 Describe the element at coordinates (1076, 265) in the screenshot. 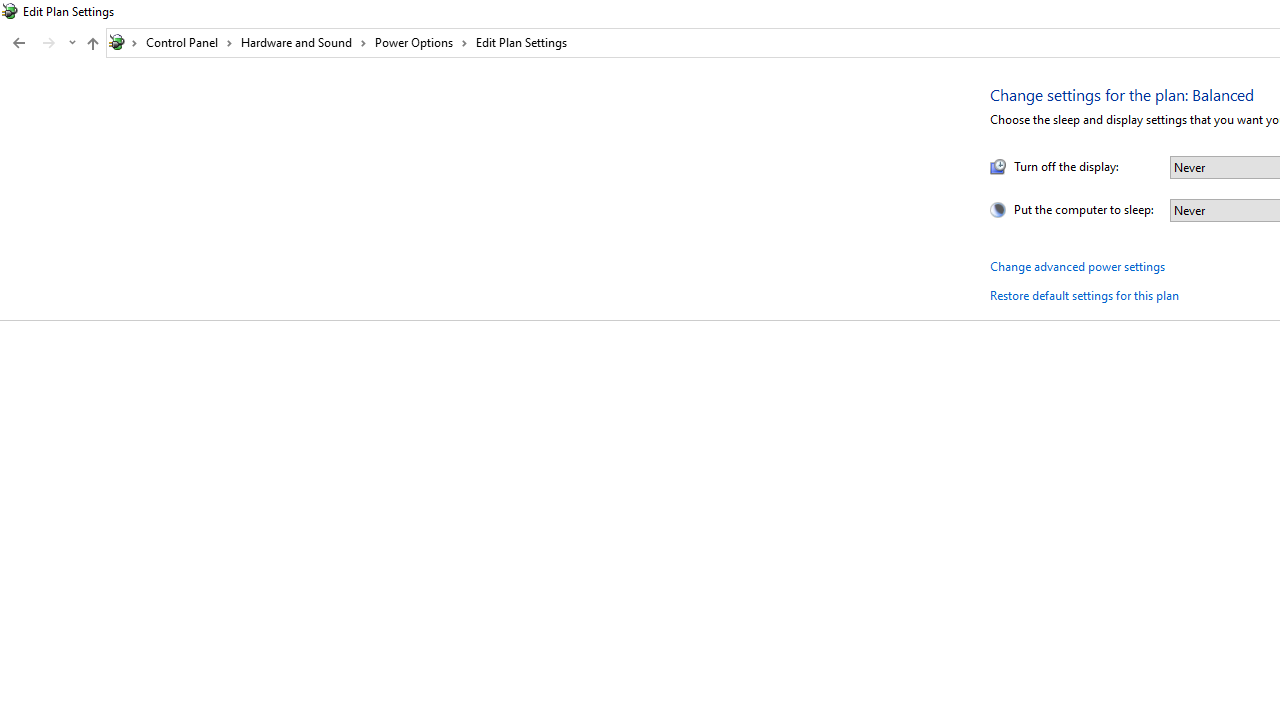

I see `'Change advanced power settings'` at that location.